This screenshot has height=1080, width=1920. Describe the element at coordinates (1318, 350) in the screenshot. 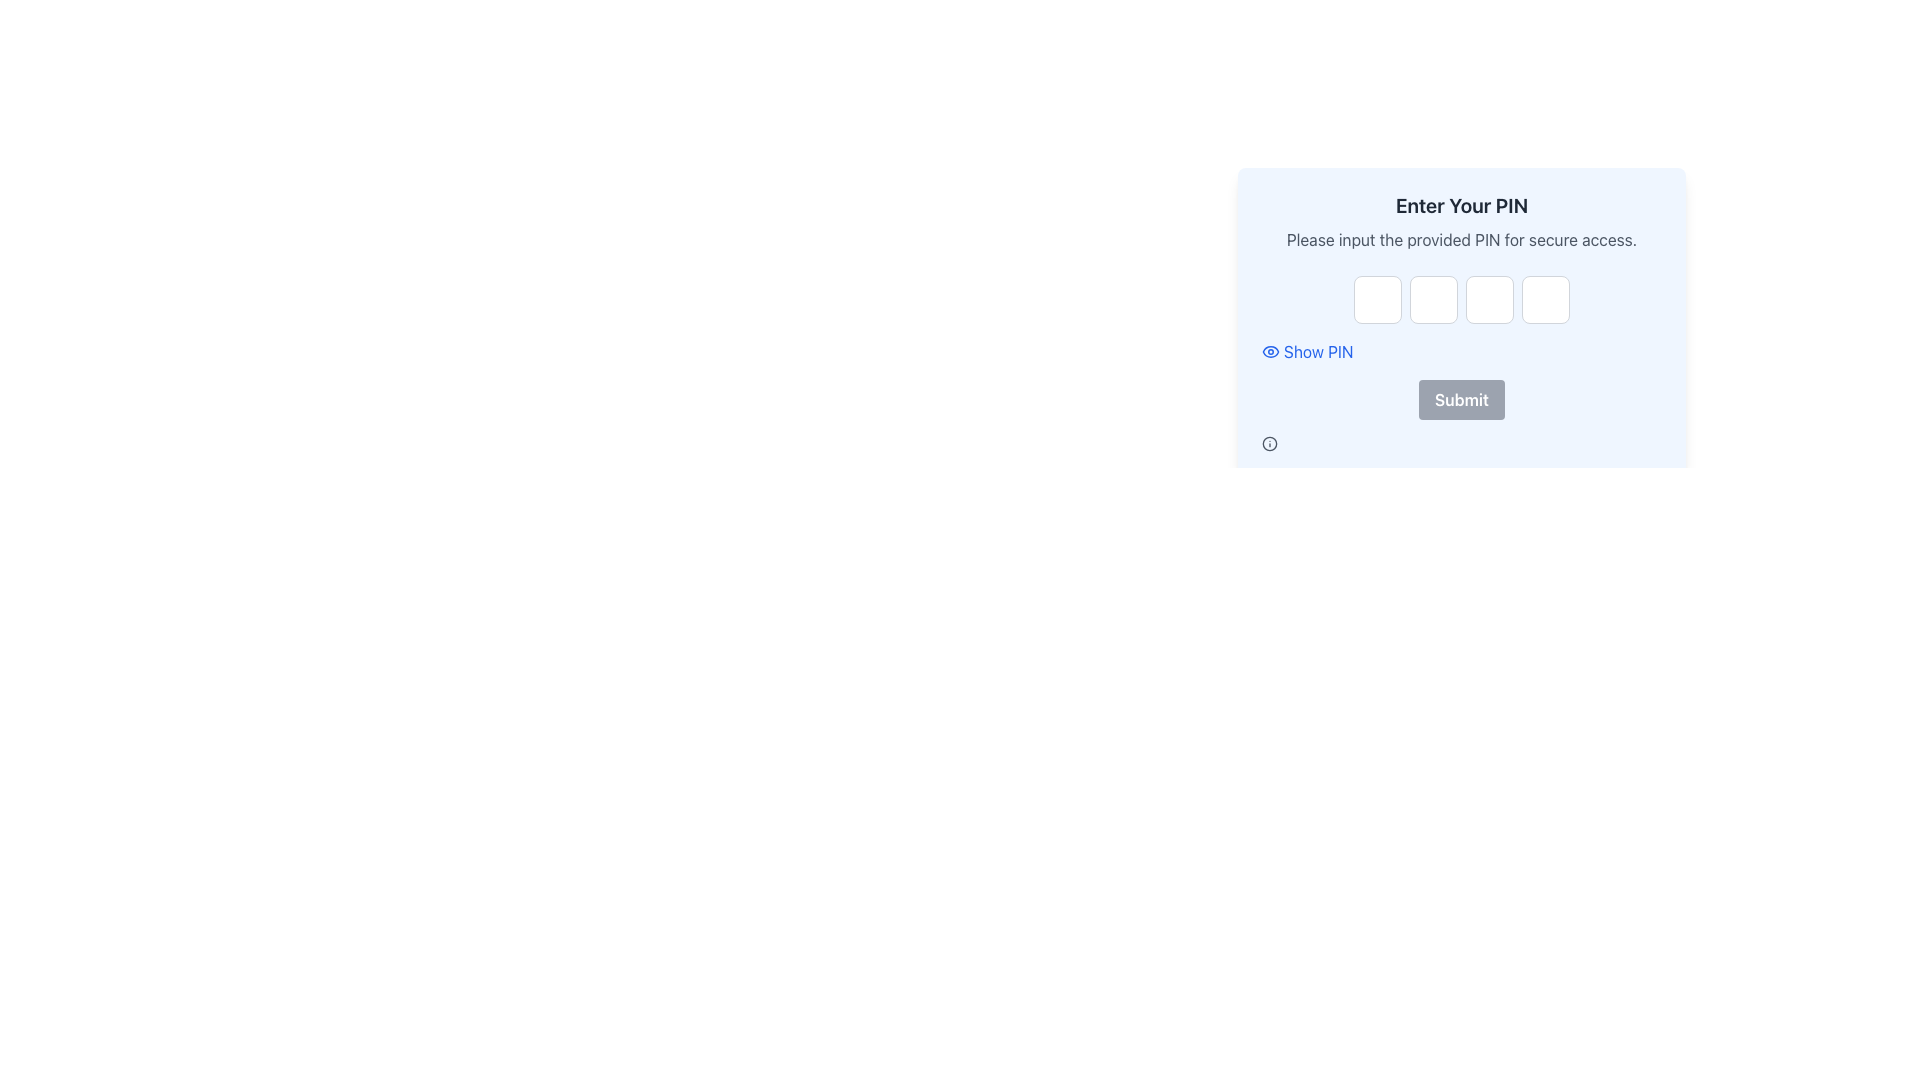

I see `the 'Show PIN' text label, which indicates functionality for revealing the obscured PIN input above` at that location.